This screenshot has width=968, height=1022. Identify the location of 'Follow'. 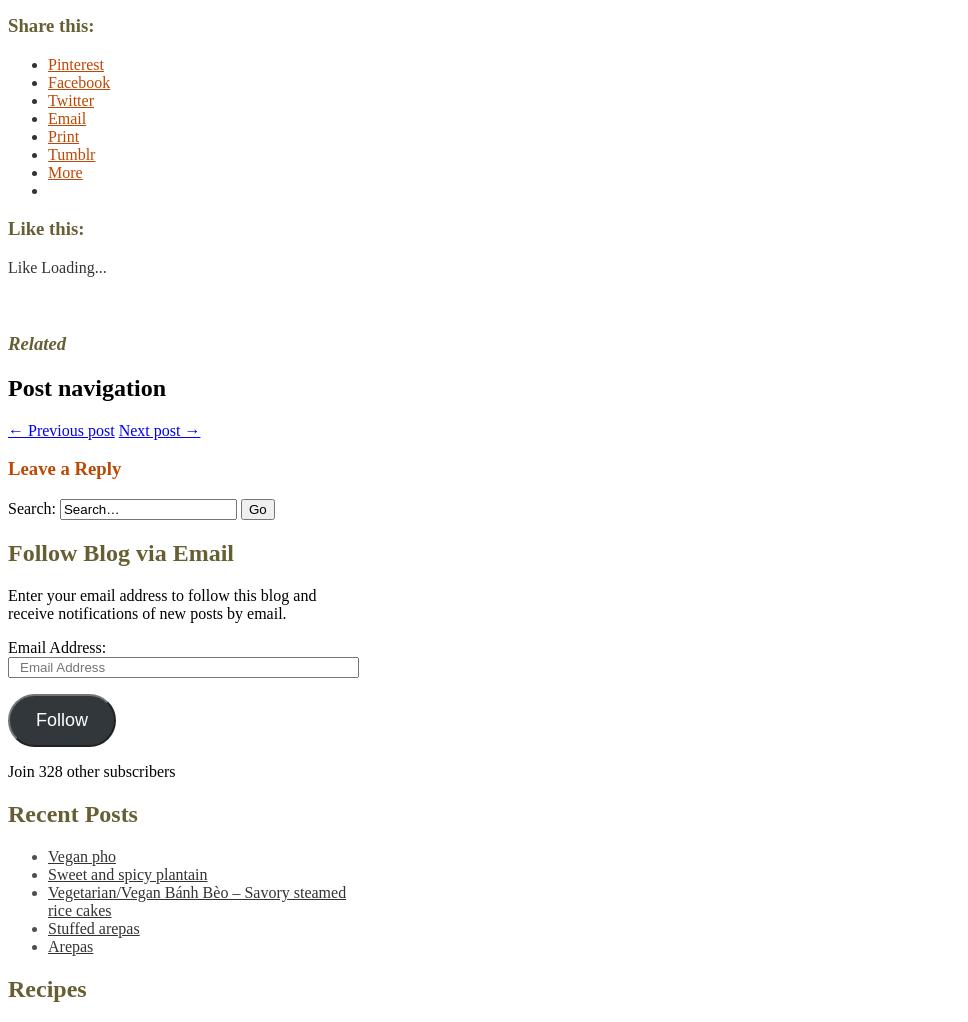
(35, 718).